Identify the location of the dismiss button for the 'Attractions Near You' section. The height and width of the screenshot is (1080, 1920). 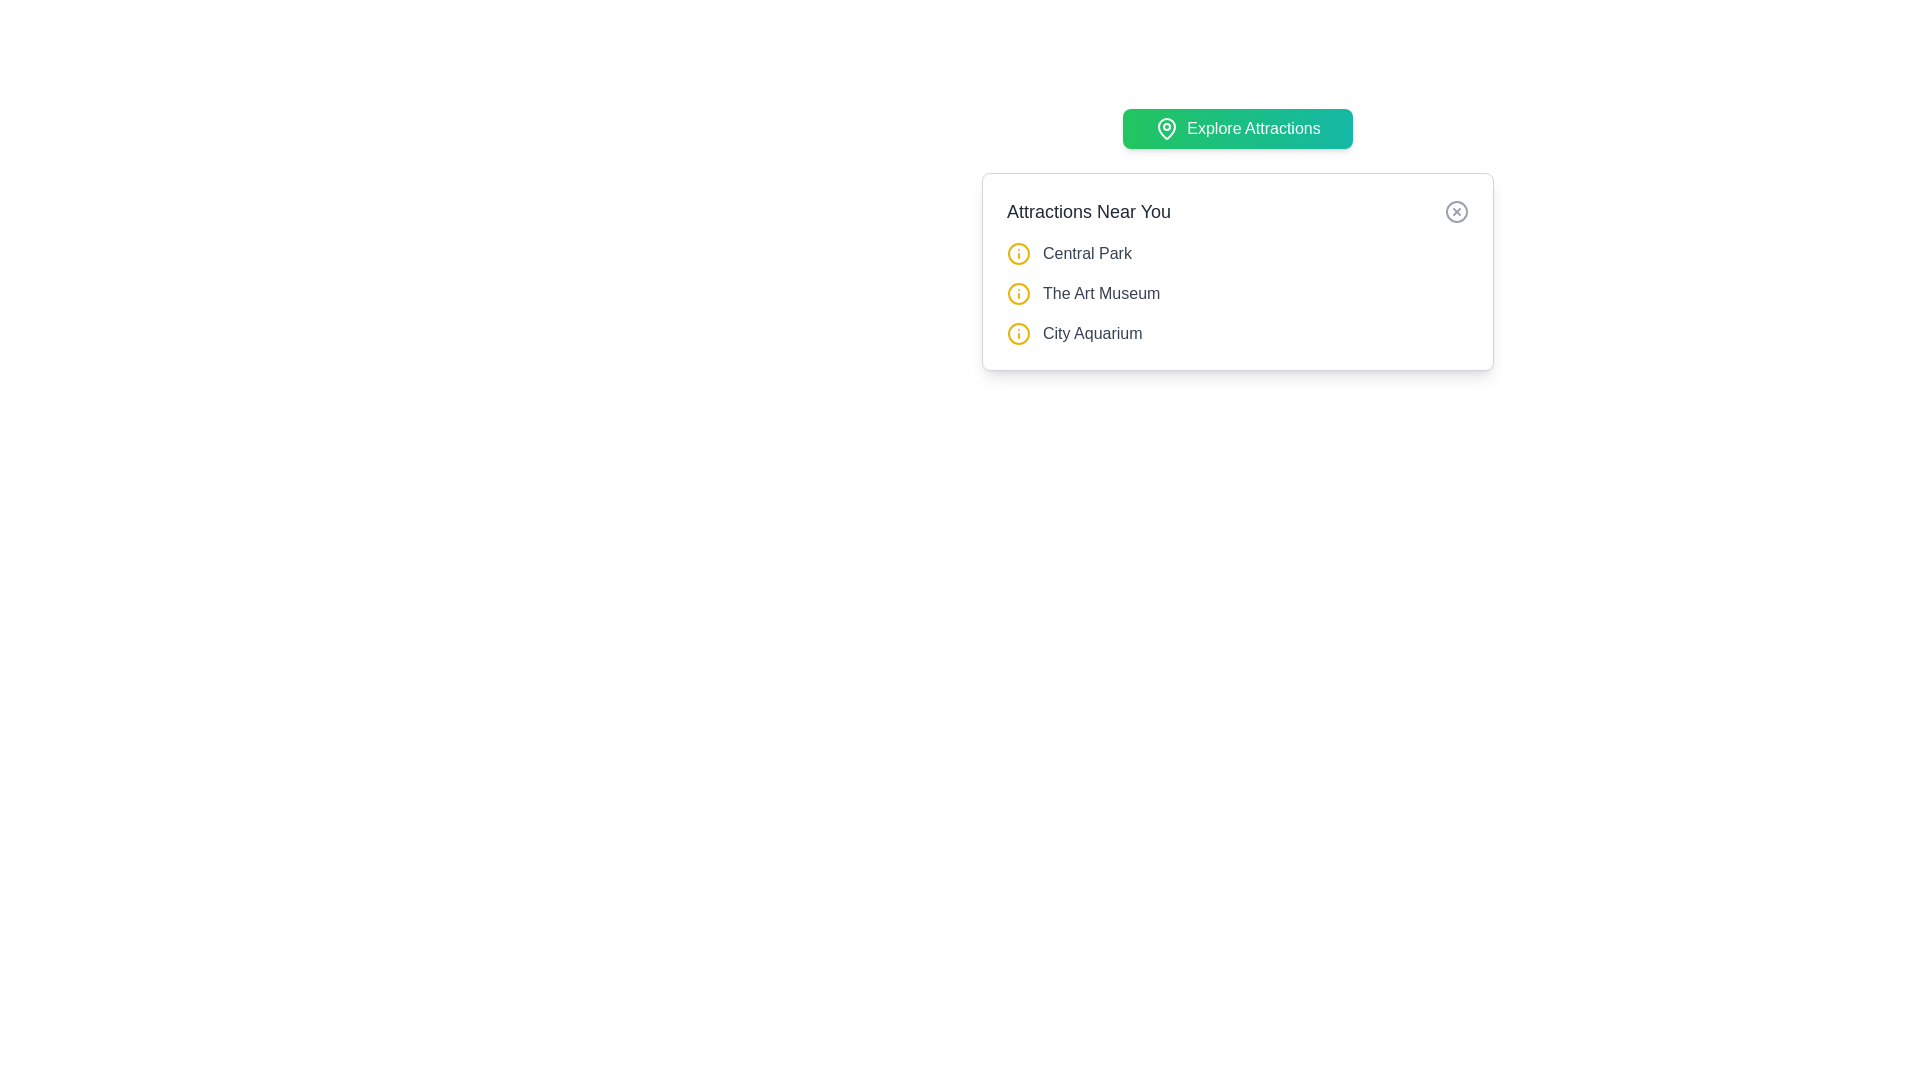
(1457, 212).